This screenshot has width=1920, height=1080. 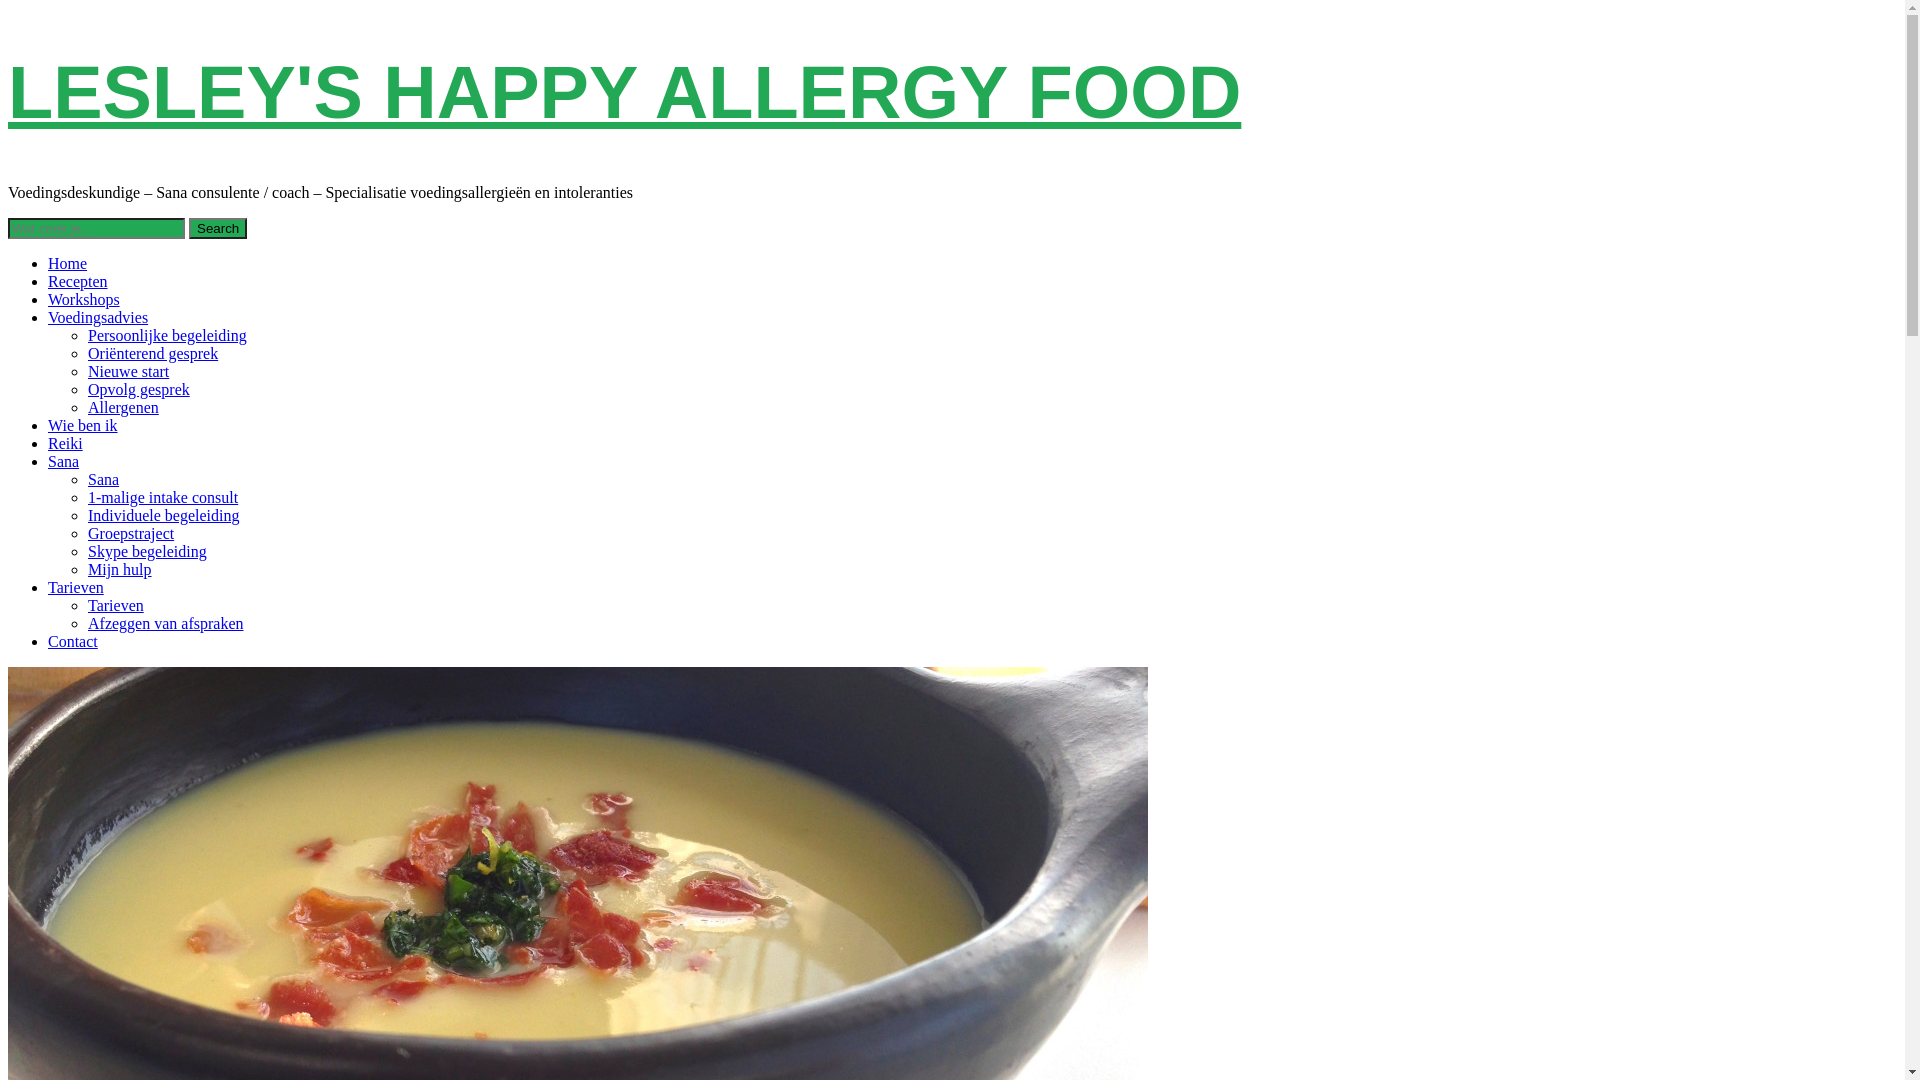 I want to click on 'Nieuwe start', so click(x=127, y=371).